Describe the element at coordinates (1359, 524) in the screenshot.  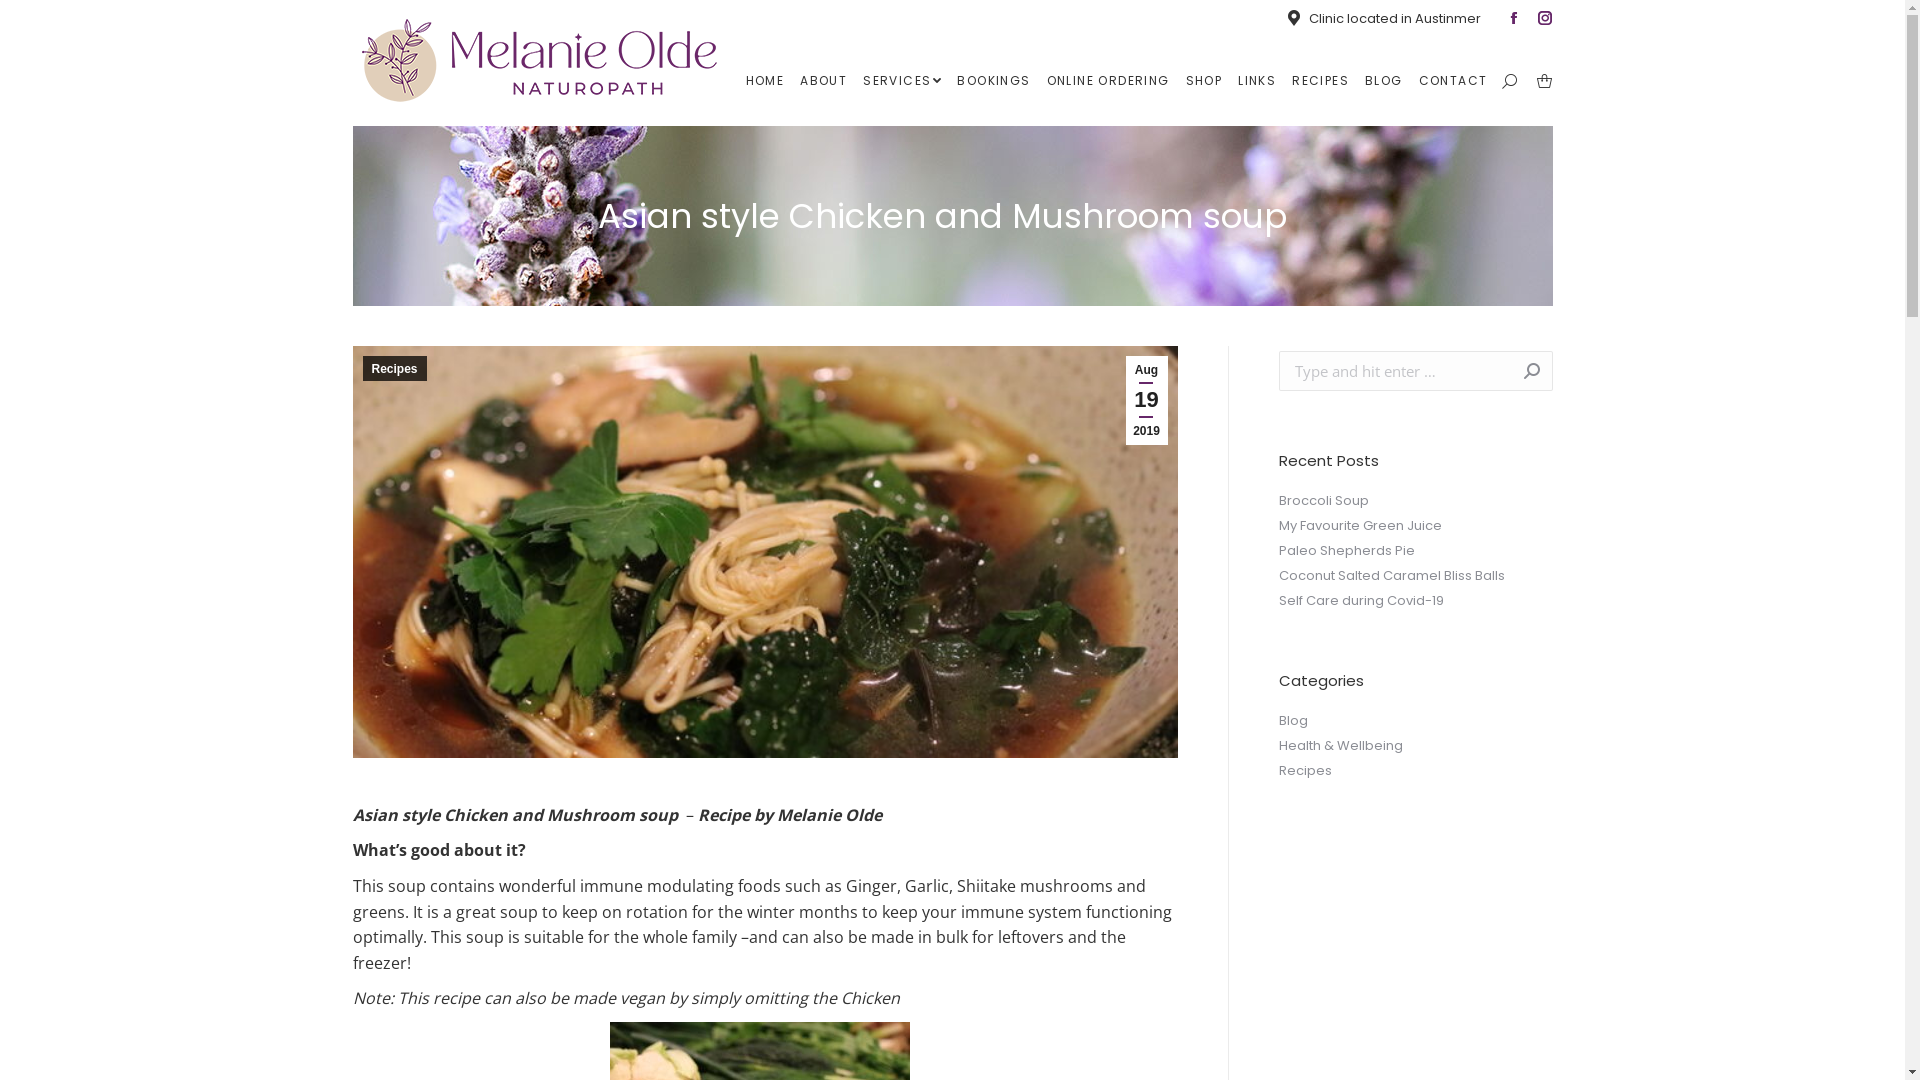
I see `'My Favourite Green Juice'` at that location.